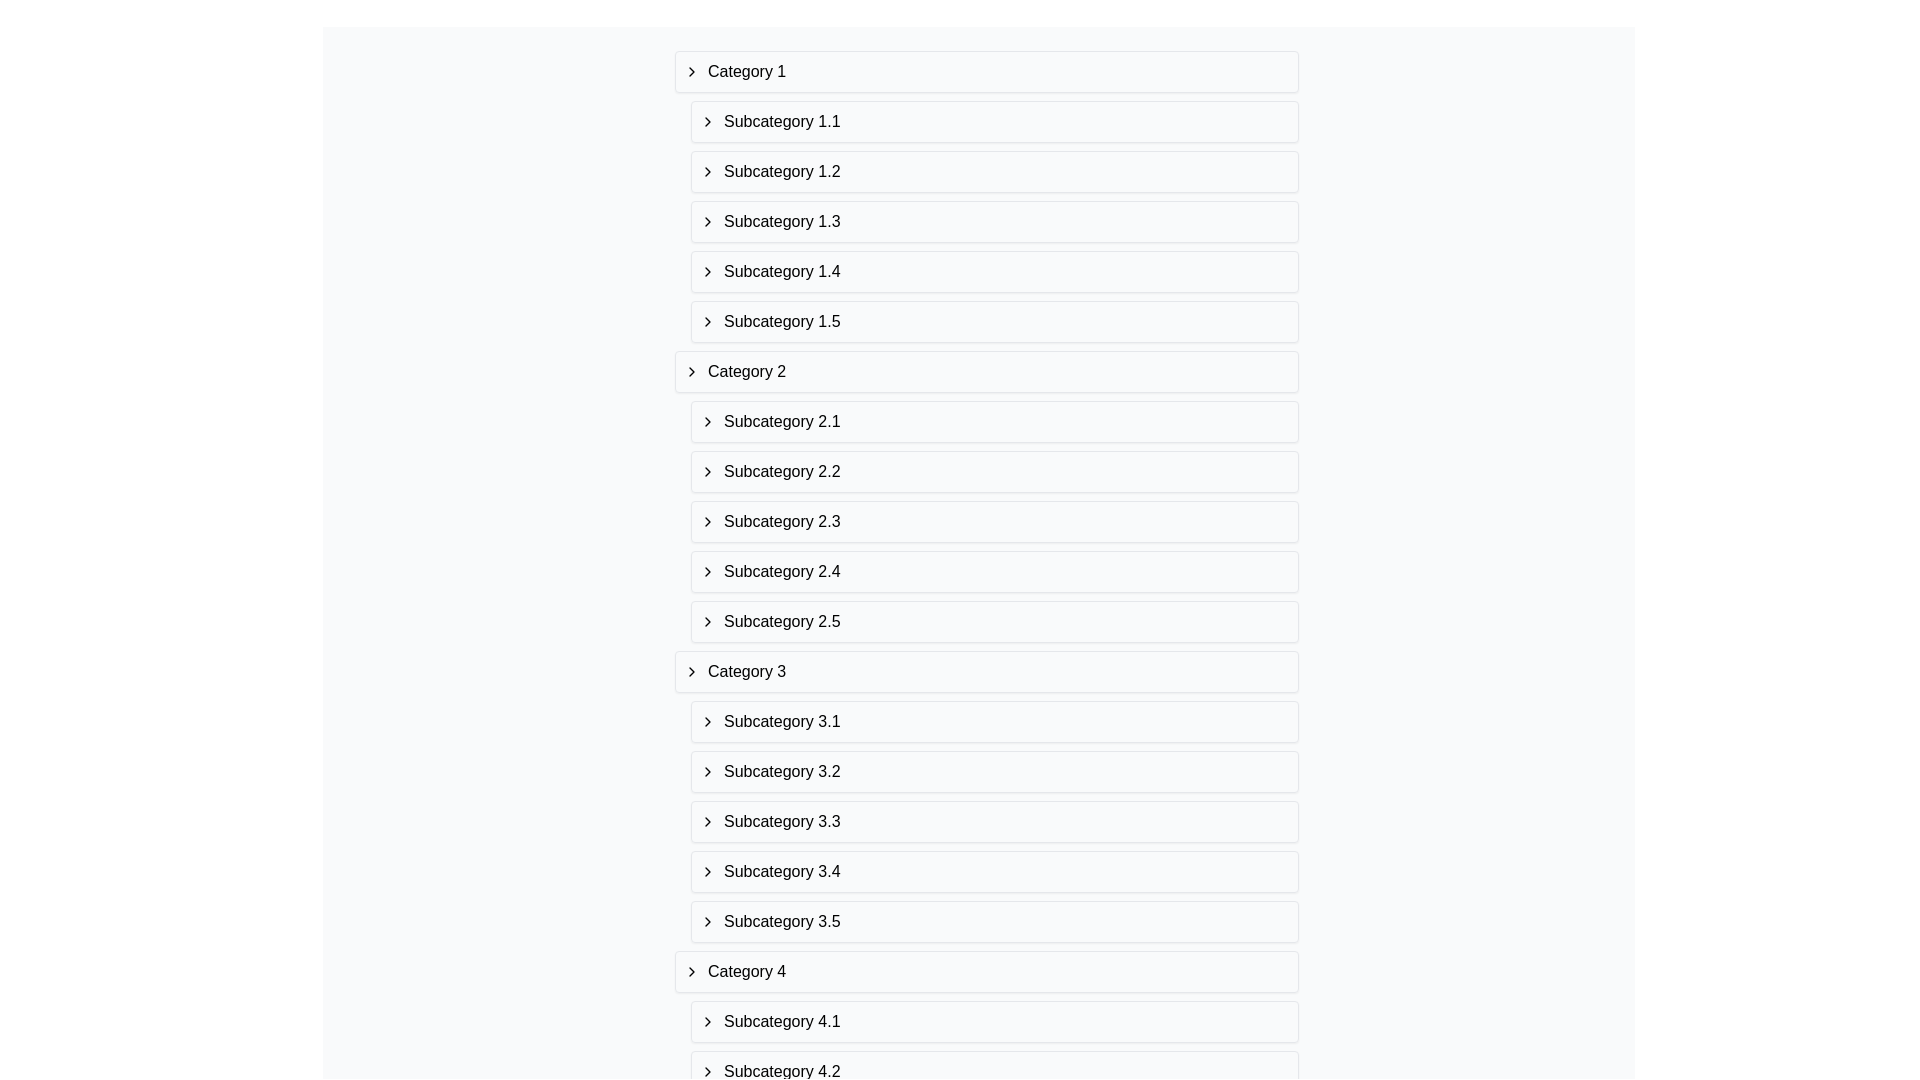 The image size is (1920, 1080). I want to click on the icon located directly to the left of the text label 'Subcategory 1.5', so click(708, 320).